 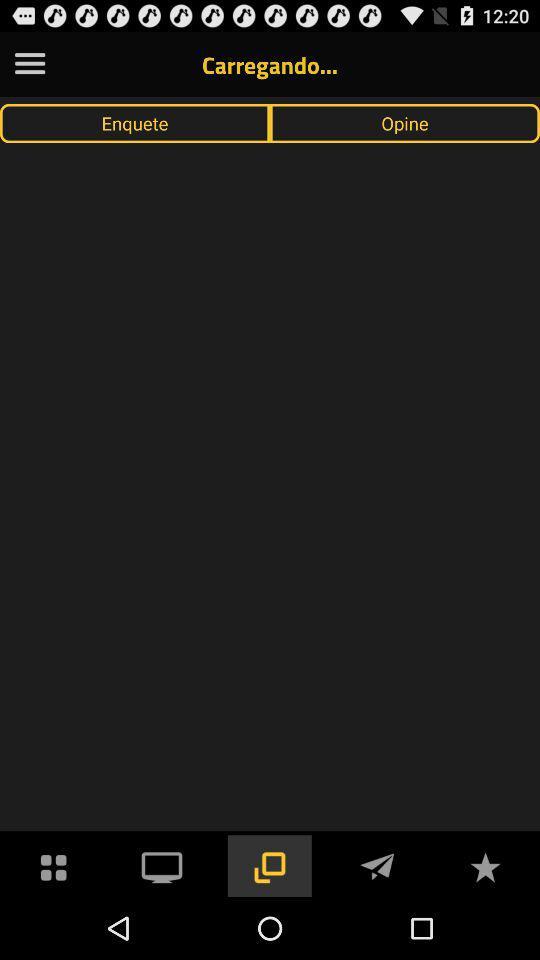 I want to click on the enquete button, so click(x=135, y=122).